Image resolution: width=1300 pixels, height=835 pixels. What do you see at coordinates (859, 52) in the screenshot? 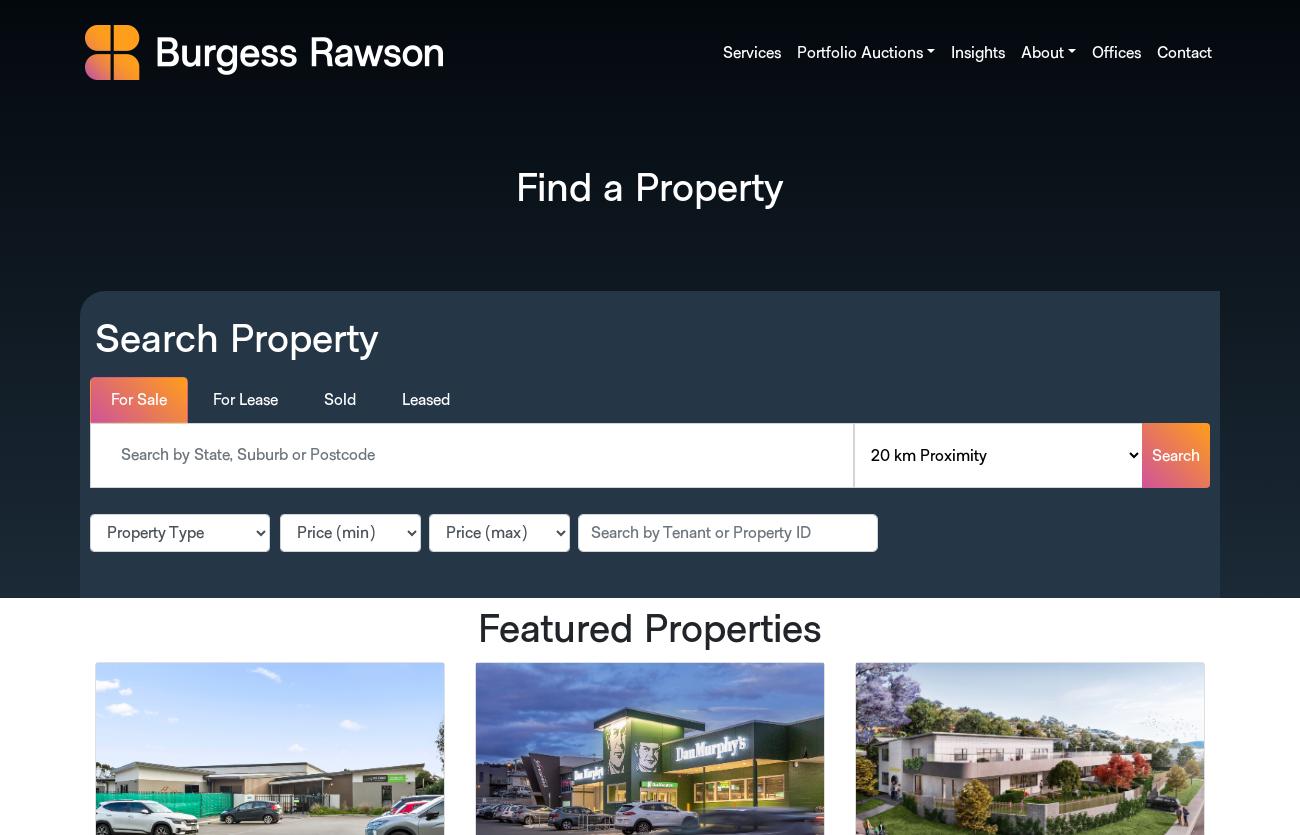
I see `'Portfolio Auctions'` at bounding box center [859, 52].